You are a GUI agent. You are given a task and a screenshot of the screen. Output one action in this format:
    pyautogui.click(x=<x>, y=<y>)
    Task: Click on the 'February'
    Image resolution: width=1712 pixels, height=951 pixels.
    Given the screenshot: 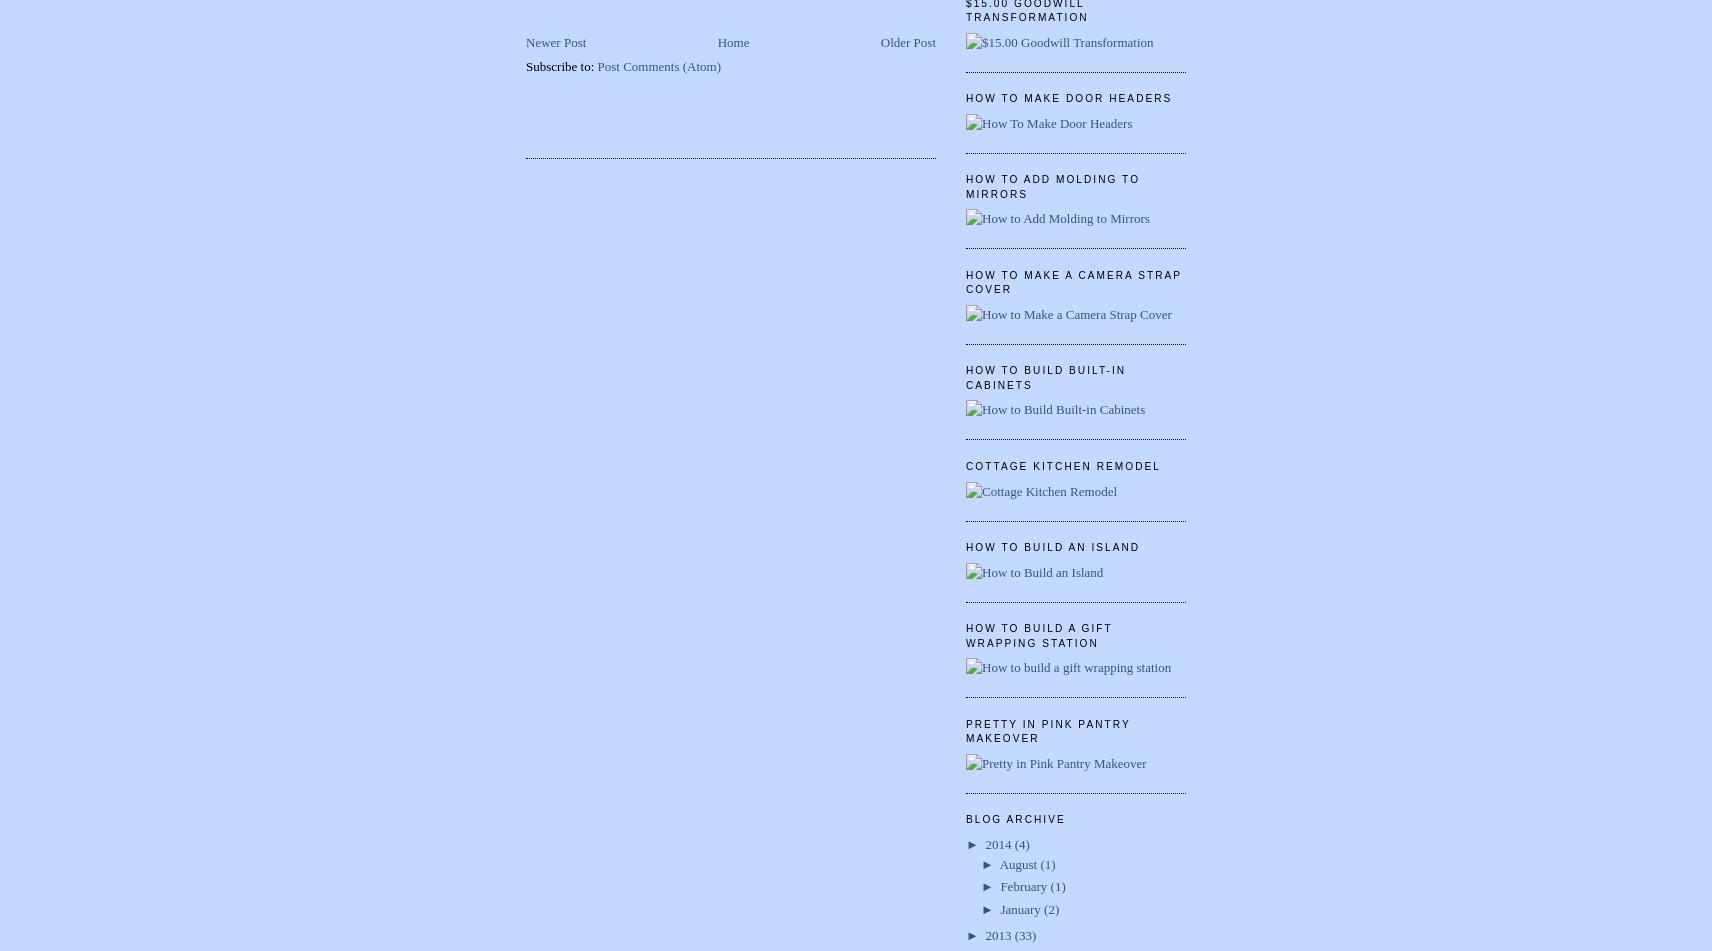 What is the action you would take?
    pyautogui.click(x=1023, y=885)
    